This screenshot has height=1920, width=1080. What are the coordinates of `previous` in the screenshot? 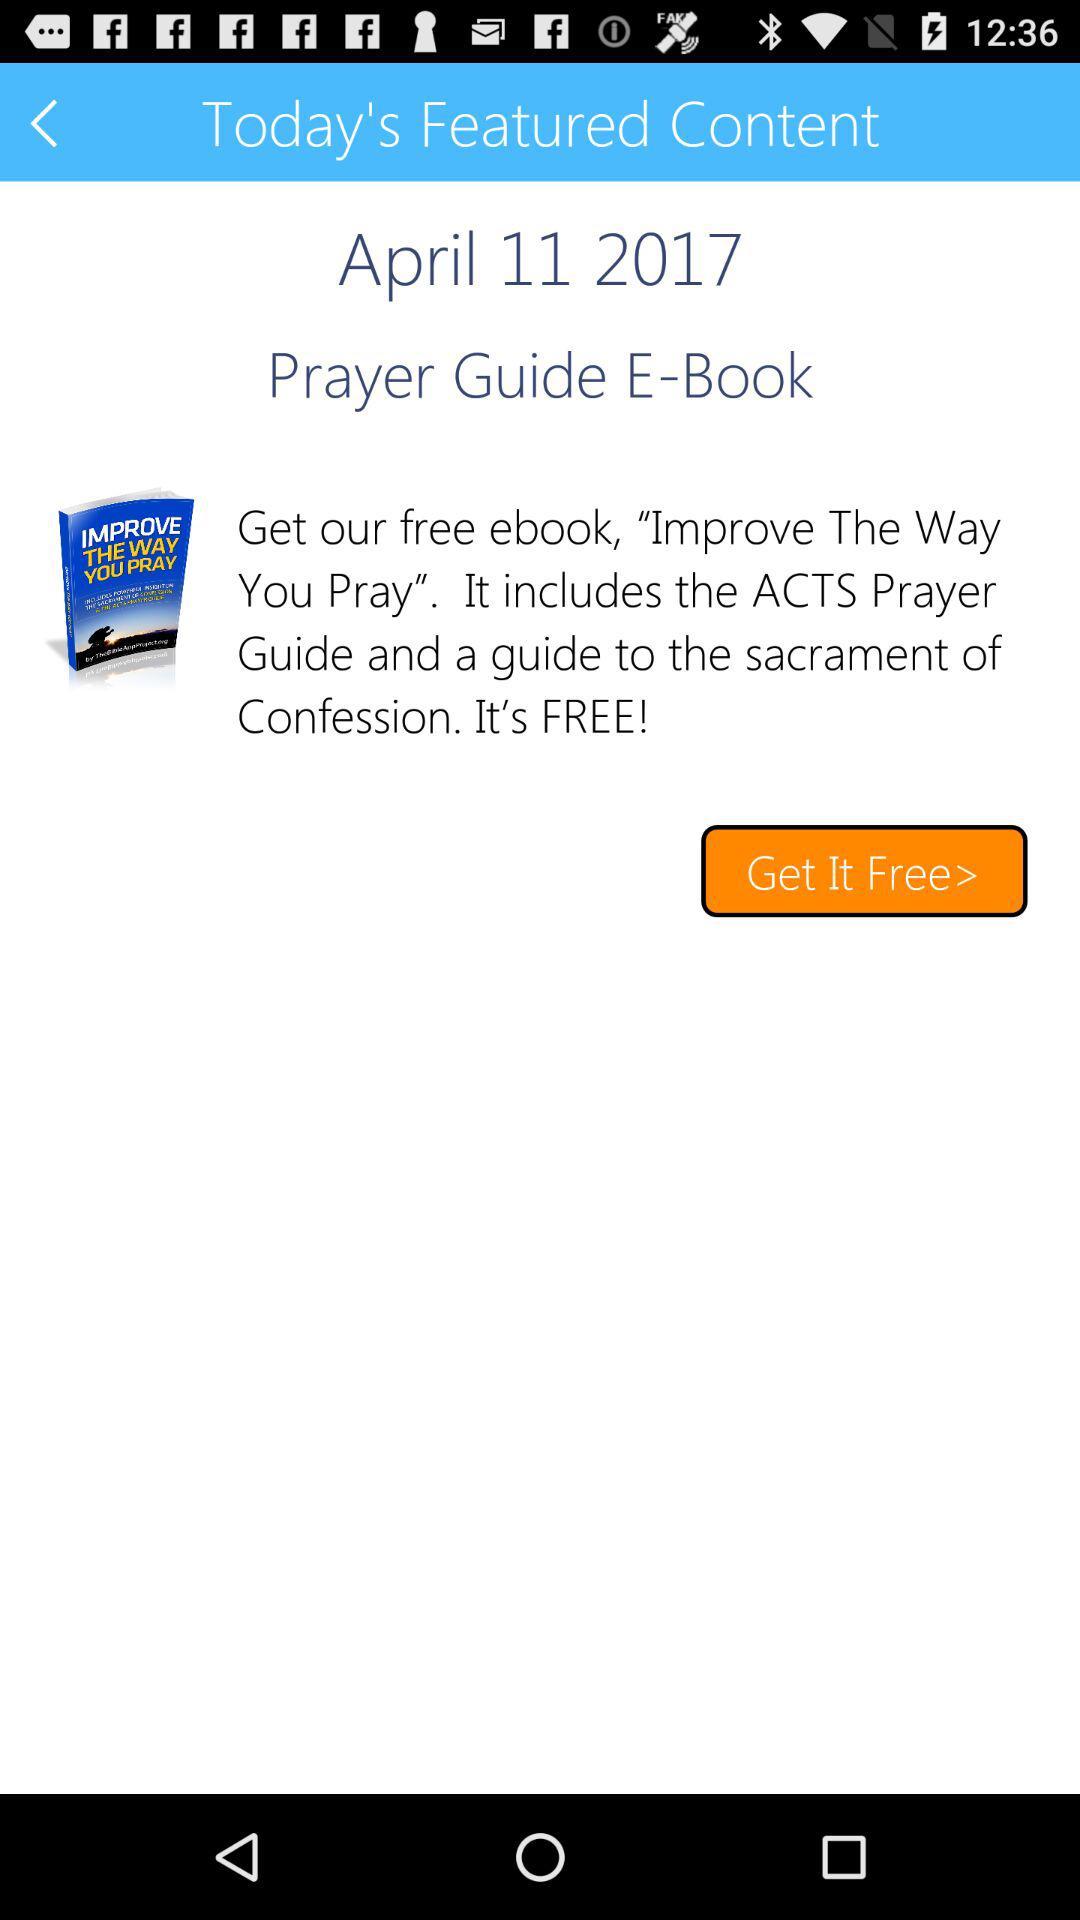 It's located at (45, 121).